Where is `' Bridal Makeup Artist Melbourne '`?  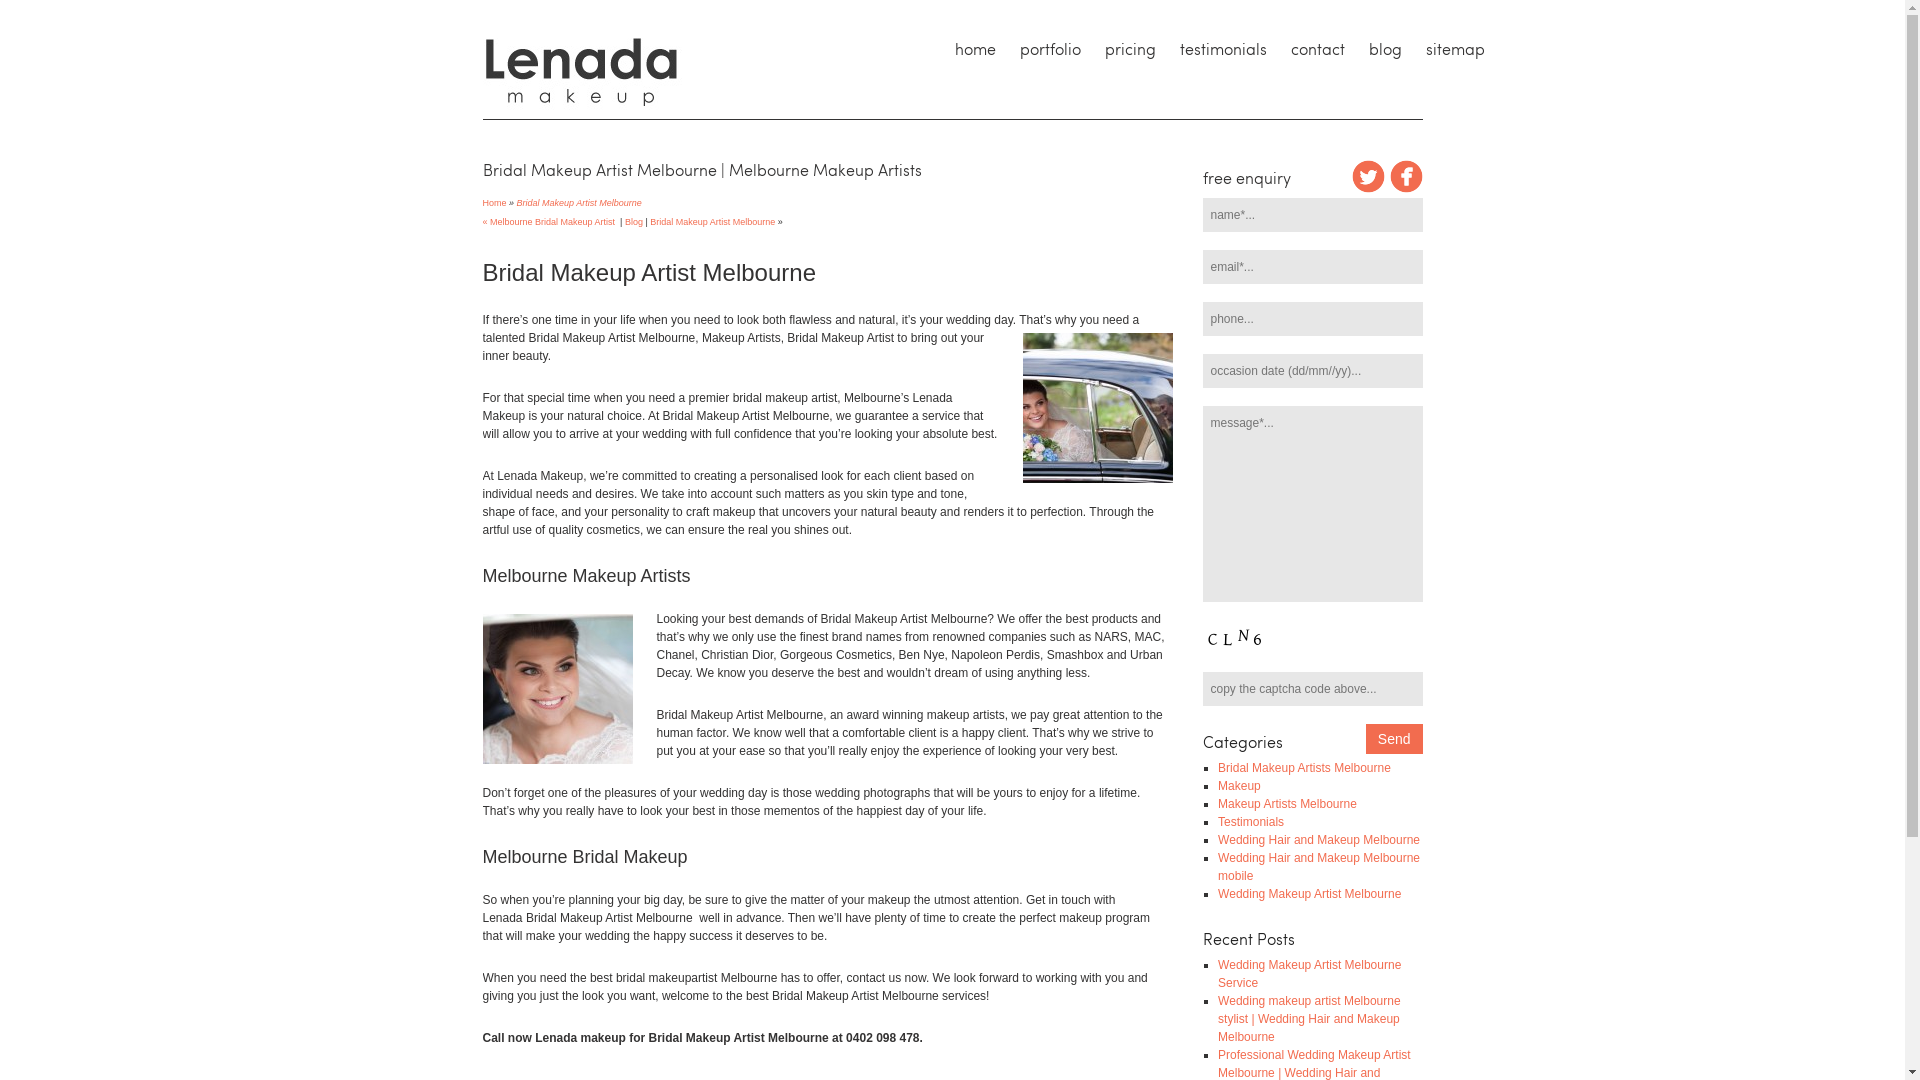 ' Bridal Makeup Artist Melbourne ' is located at coordinates (578, 203).